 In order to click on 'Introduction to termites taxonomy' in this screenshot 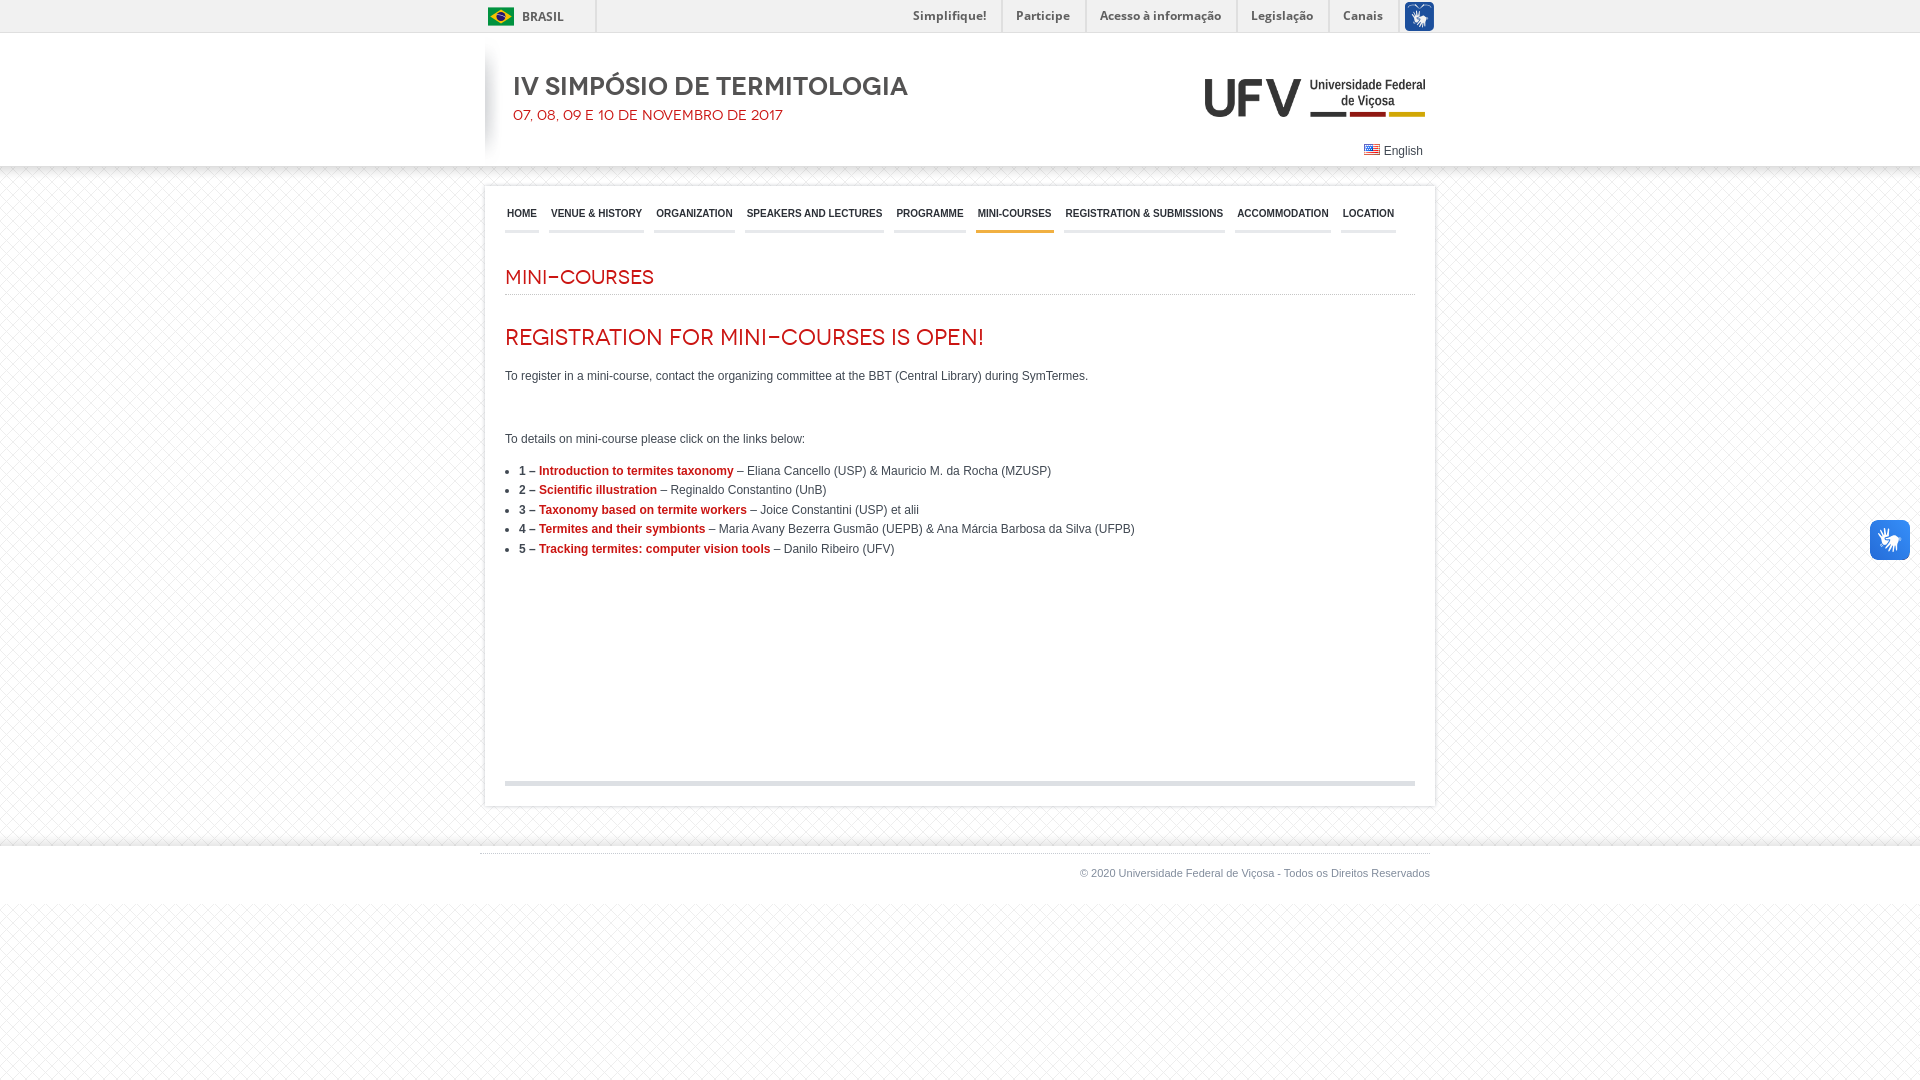, I will do `click(635, 470)`.